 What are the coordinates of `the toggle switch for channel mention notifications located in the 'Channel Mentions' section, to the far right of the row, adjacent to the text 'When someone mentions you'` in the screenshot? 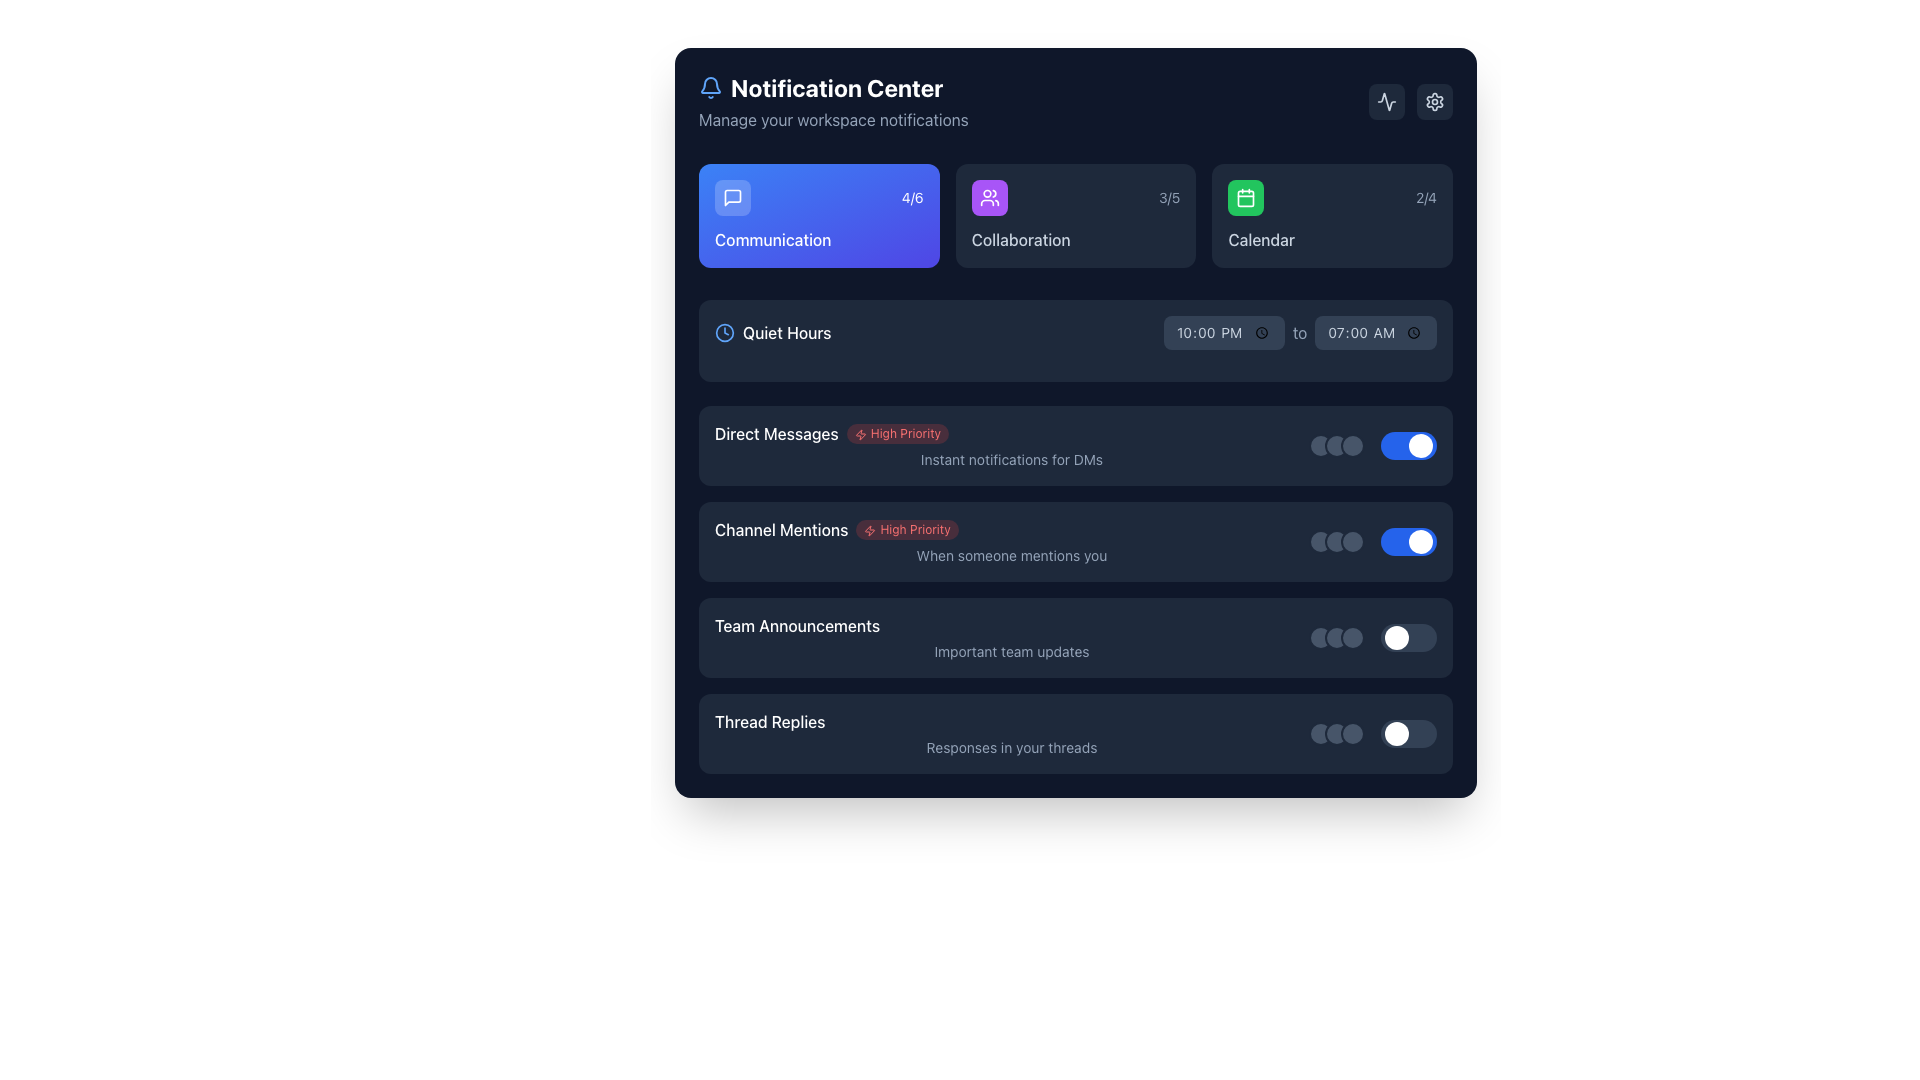 It's located at (1371, 542).